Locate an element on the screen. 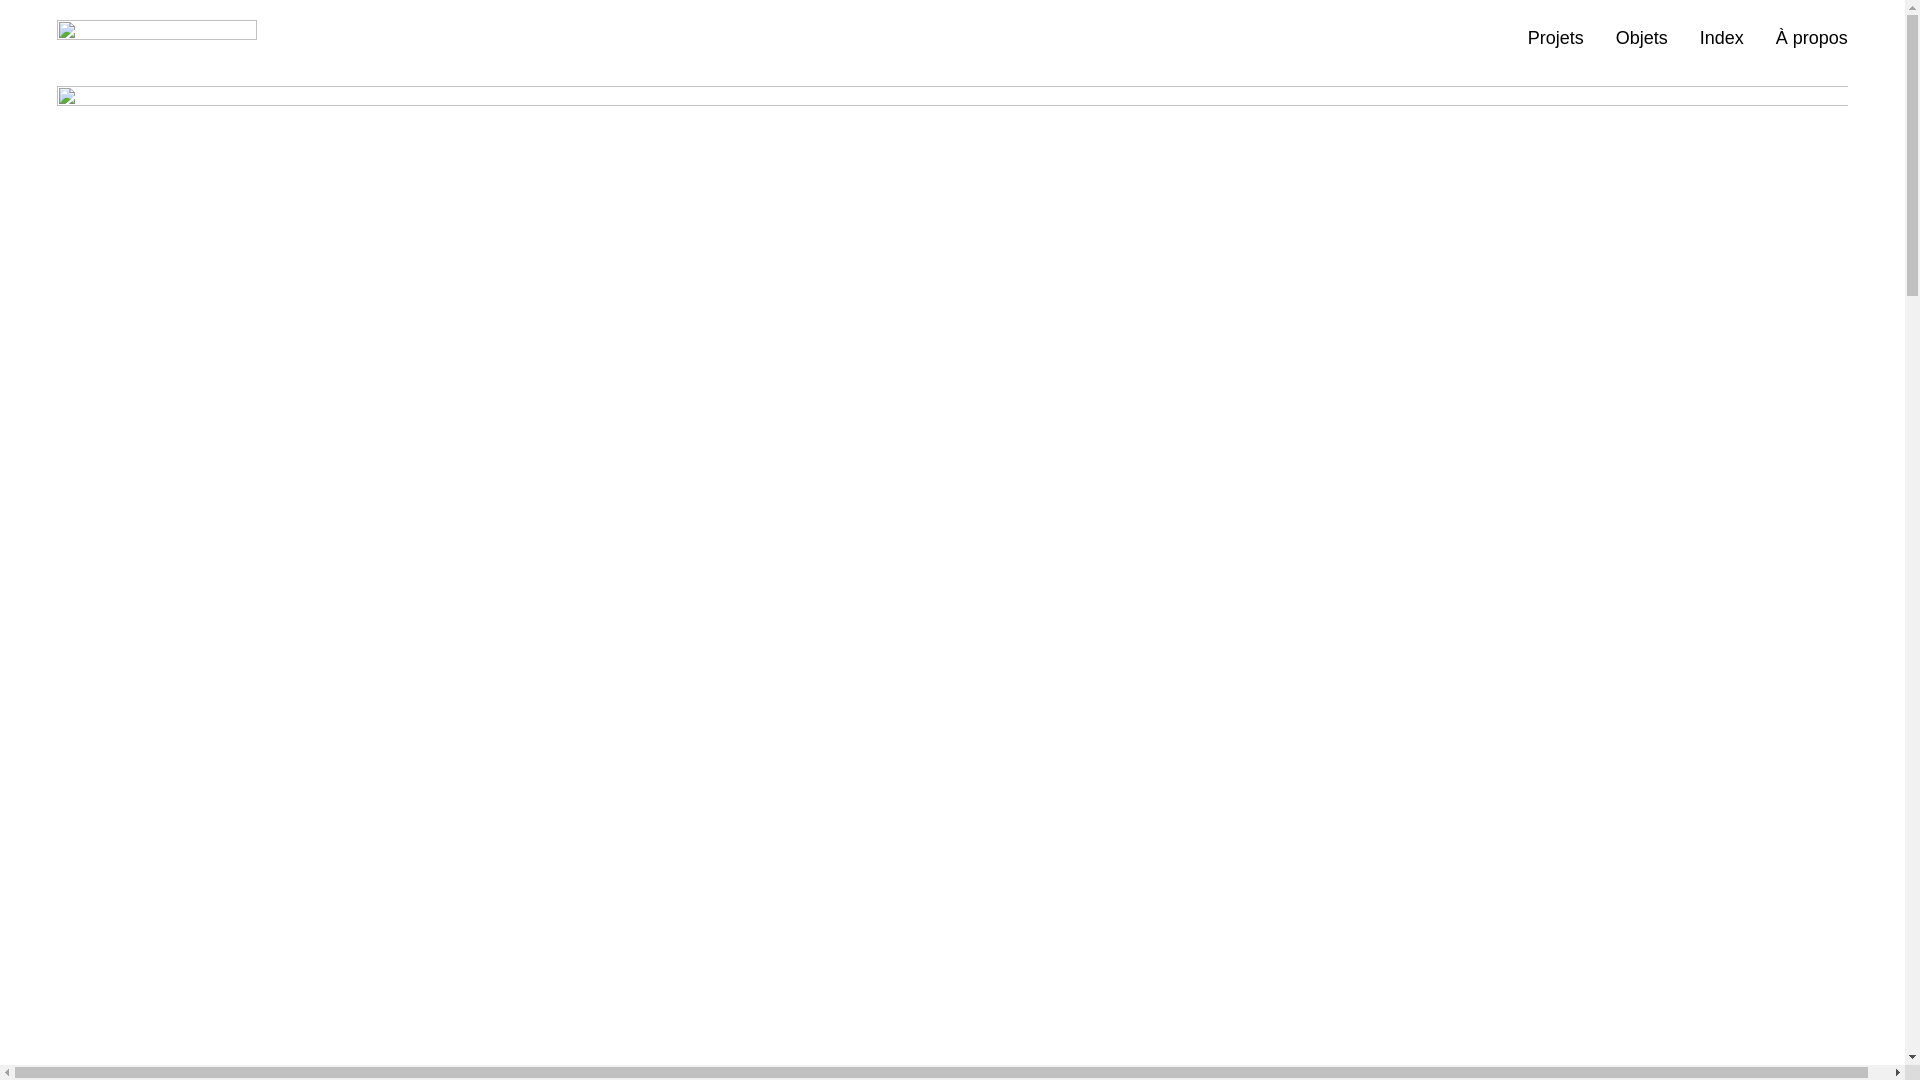 The image size is (1920, 1080). 'Index' is located at coordinates (1721, 38).